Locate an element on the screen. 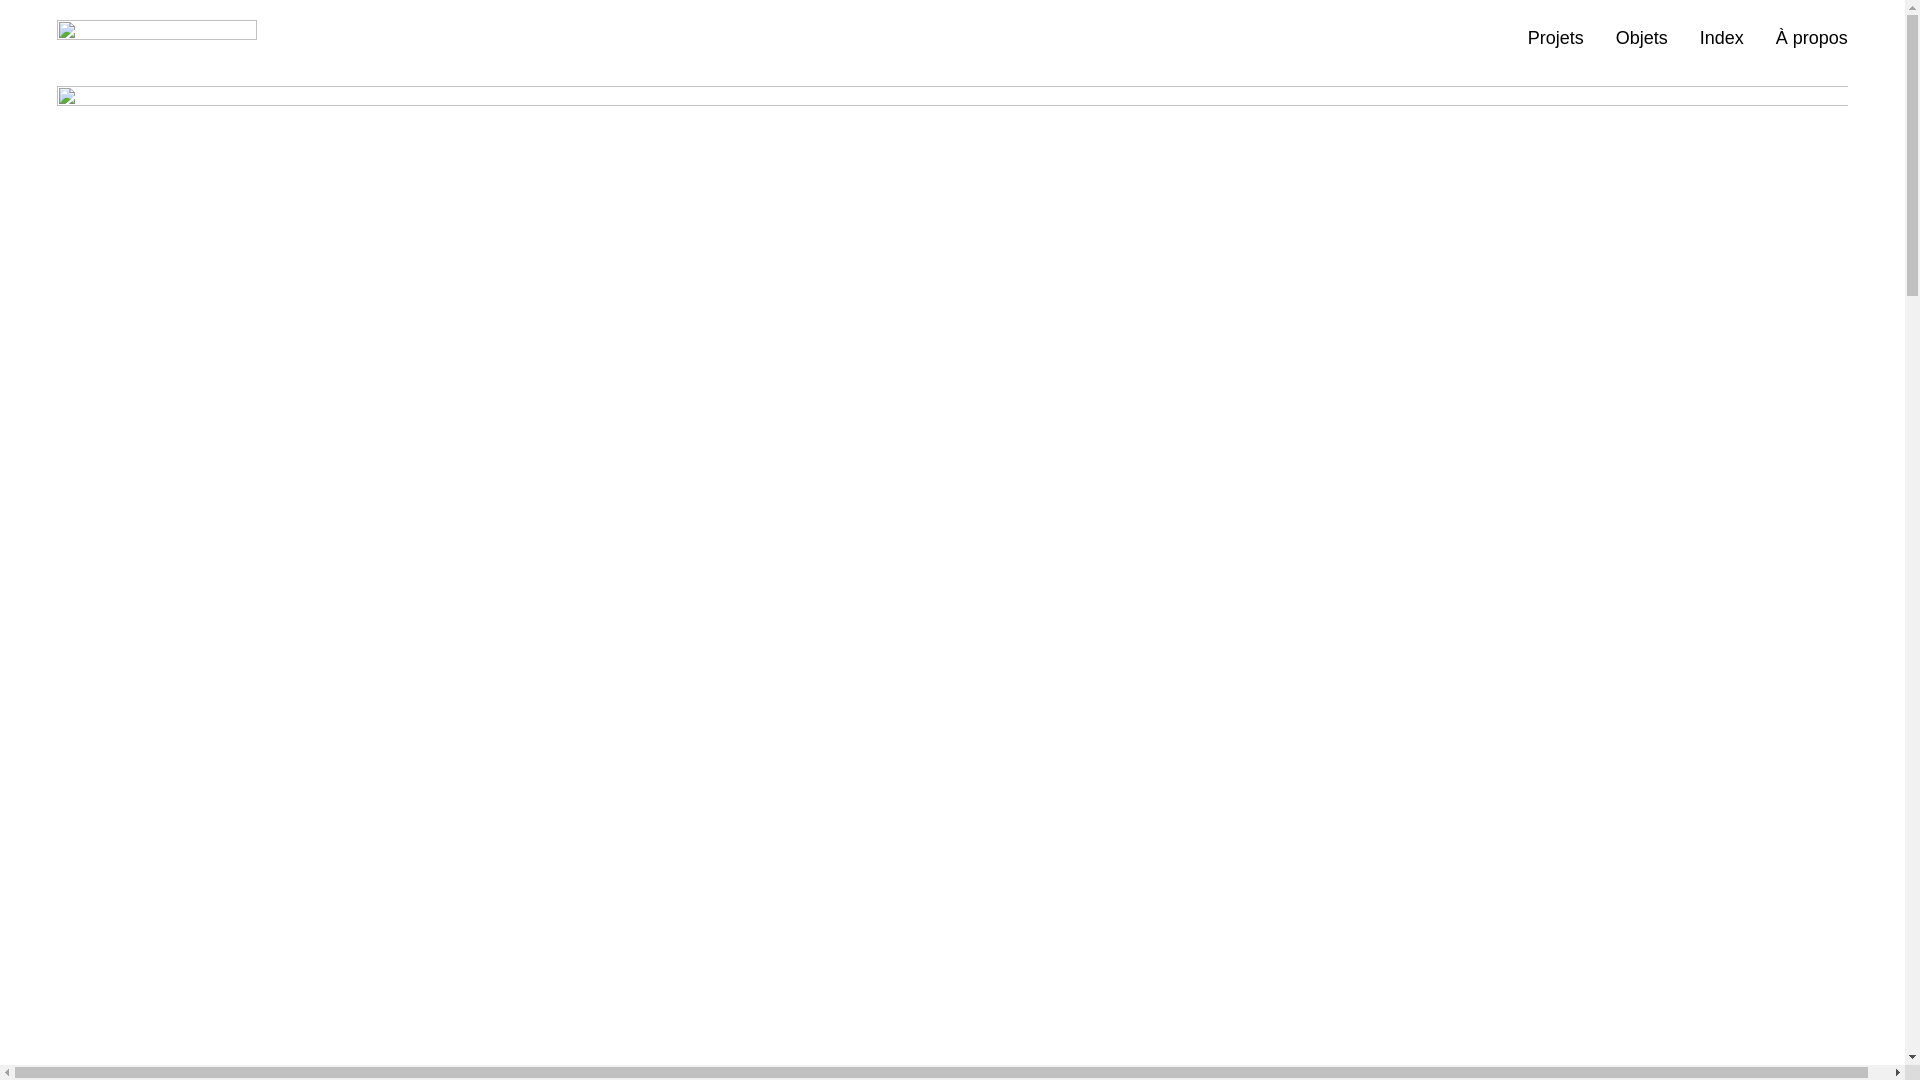 The image size is (1920, 1080). 'Index' is located at coordinates (1721, 38).